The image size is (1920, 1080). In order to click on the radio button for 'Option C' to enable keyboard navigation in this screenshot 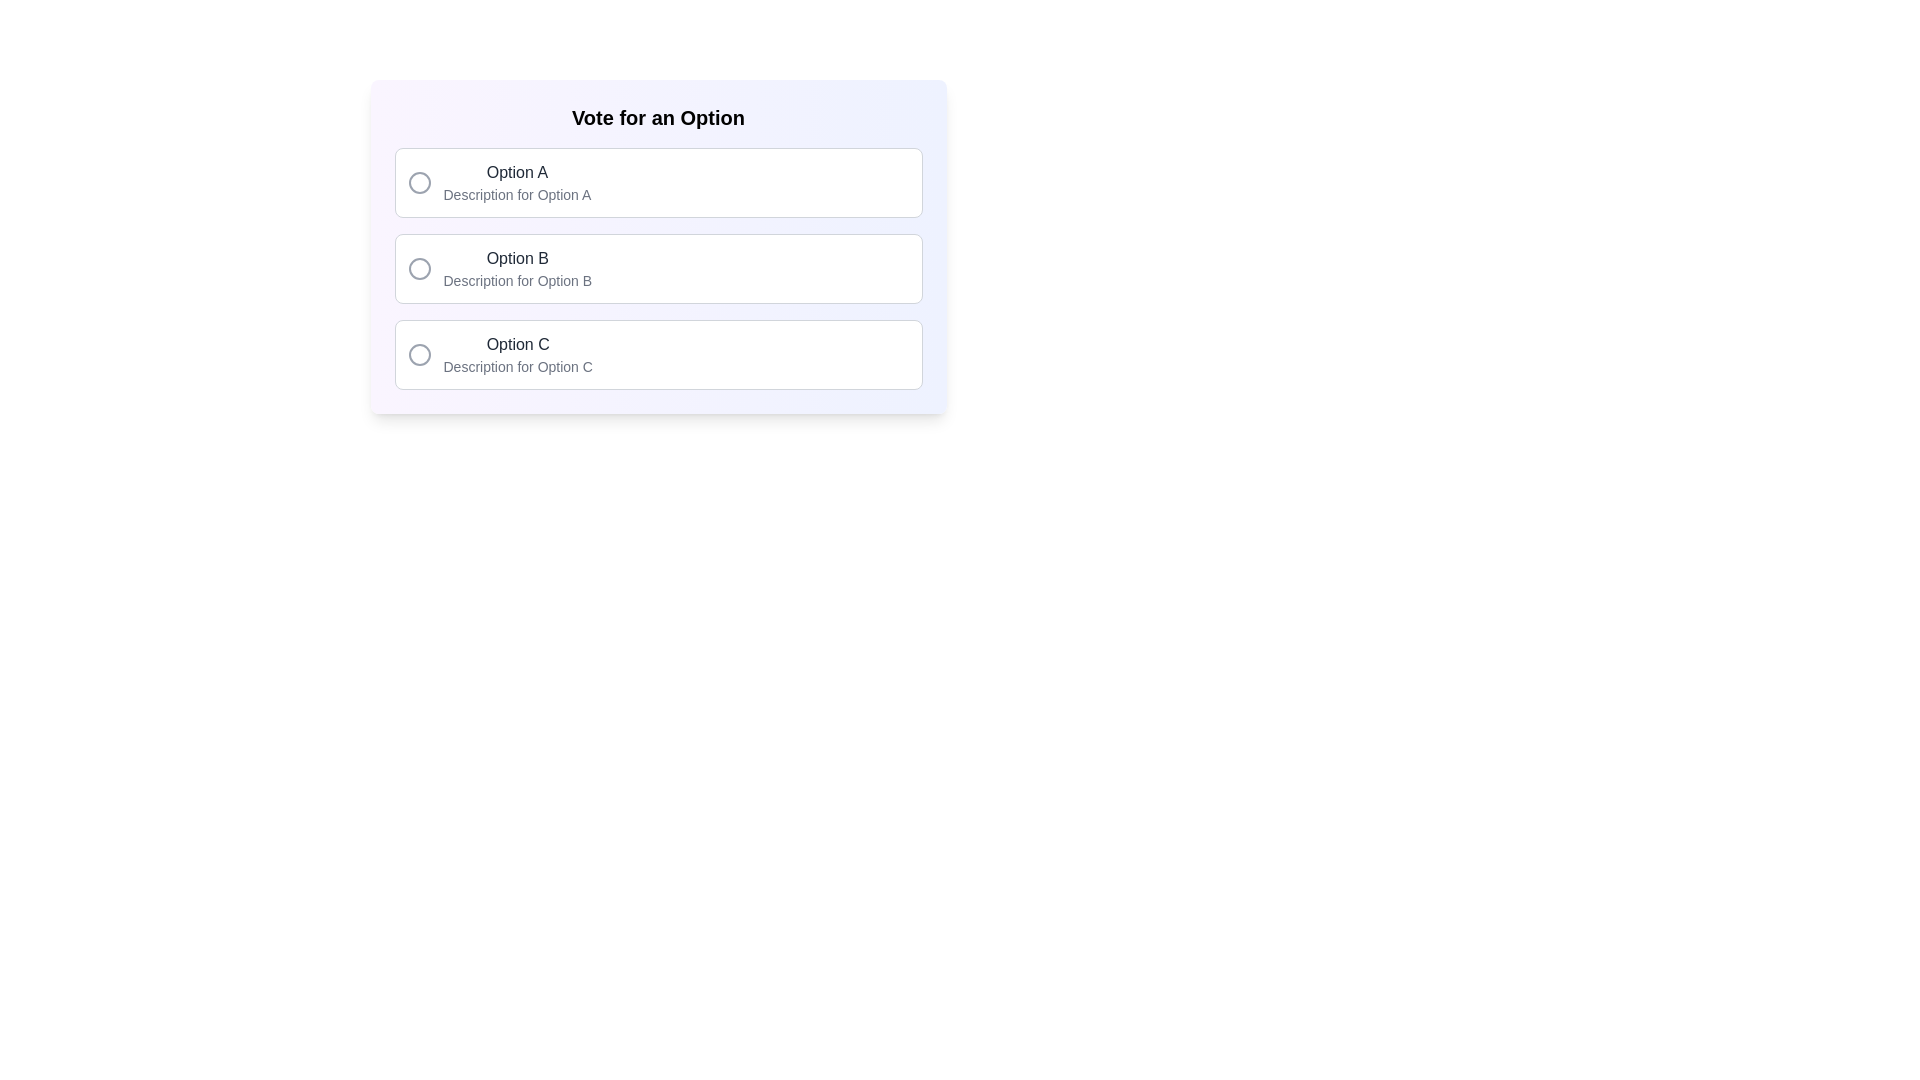, I will do `click(418, 353)`.